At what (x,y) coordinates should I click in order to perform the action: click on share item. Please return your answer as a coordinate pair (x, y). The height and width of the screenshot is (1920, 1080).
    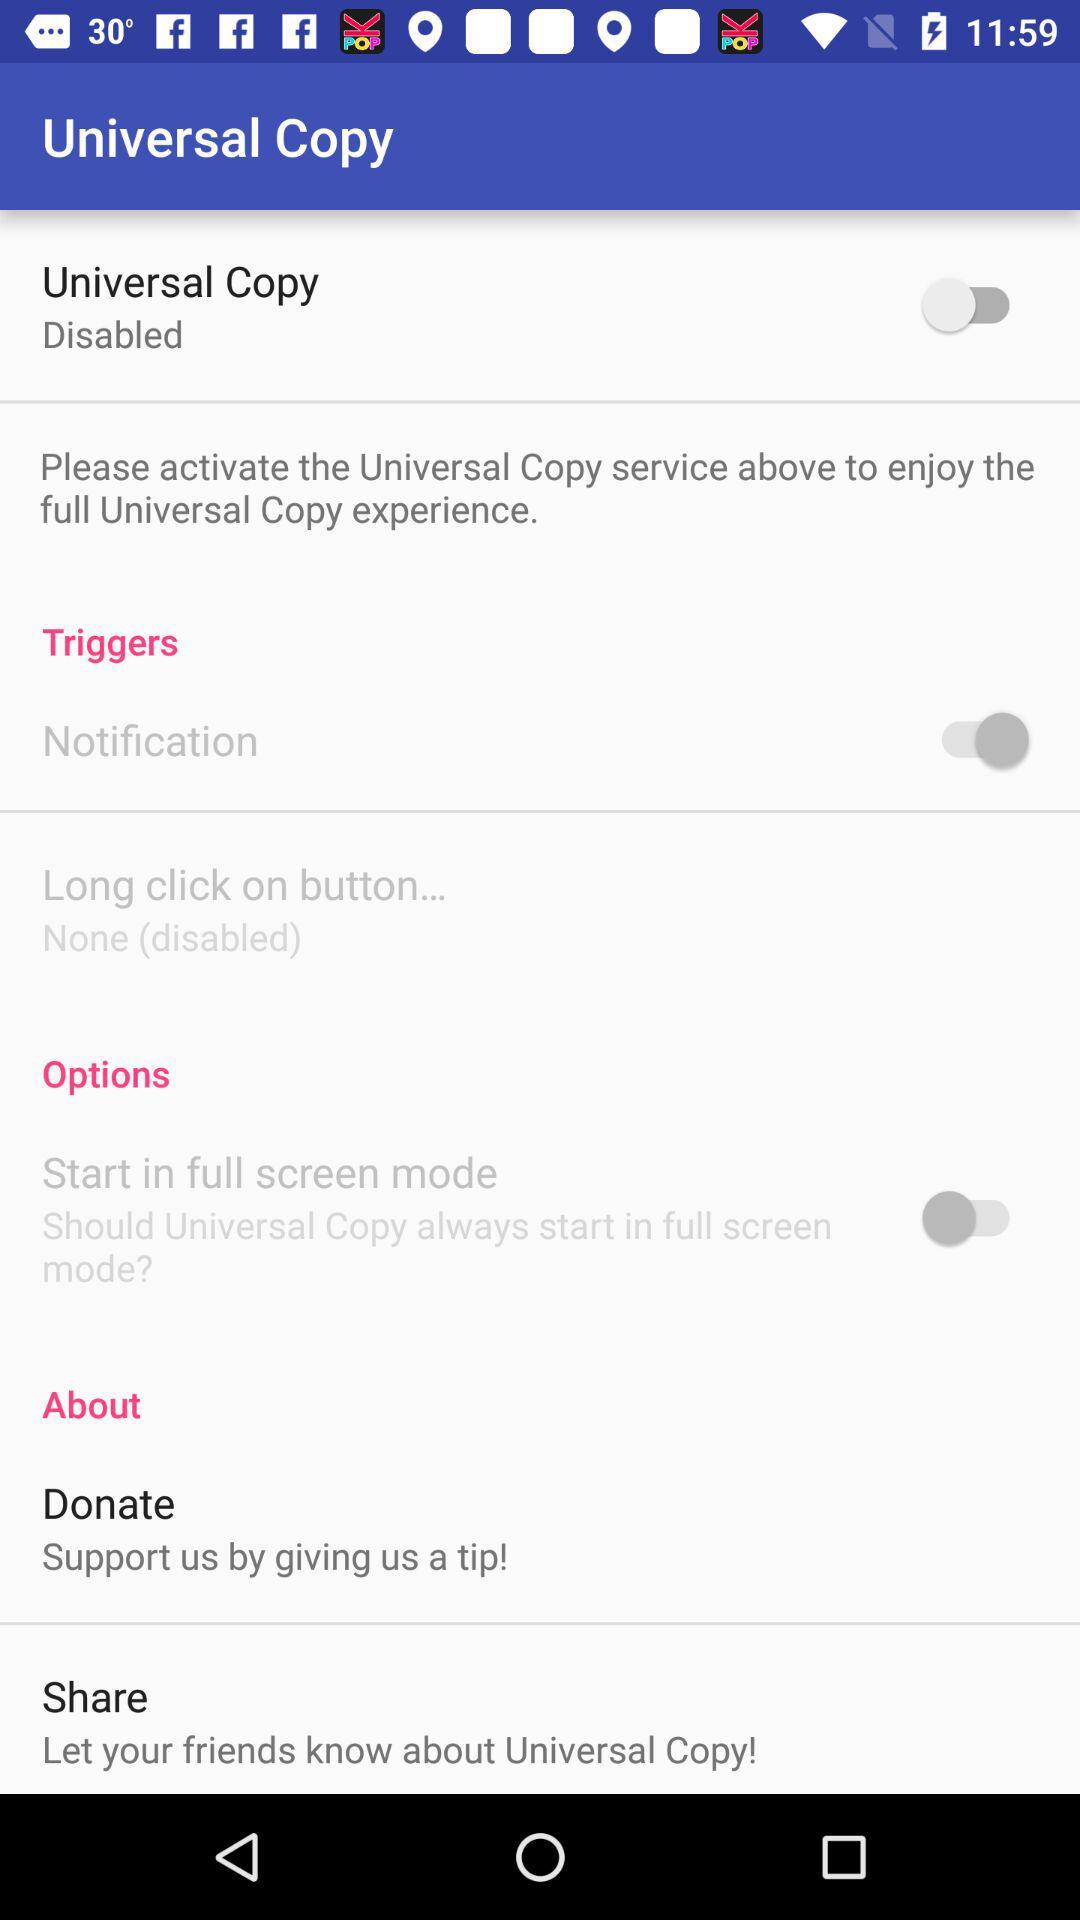
    Looking at the image, I should click on (95, 1694).